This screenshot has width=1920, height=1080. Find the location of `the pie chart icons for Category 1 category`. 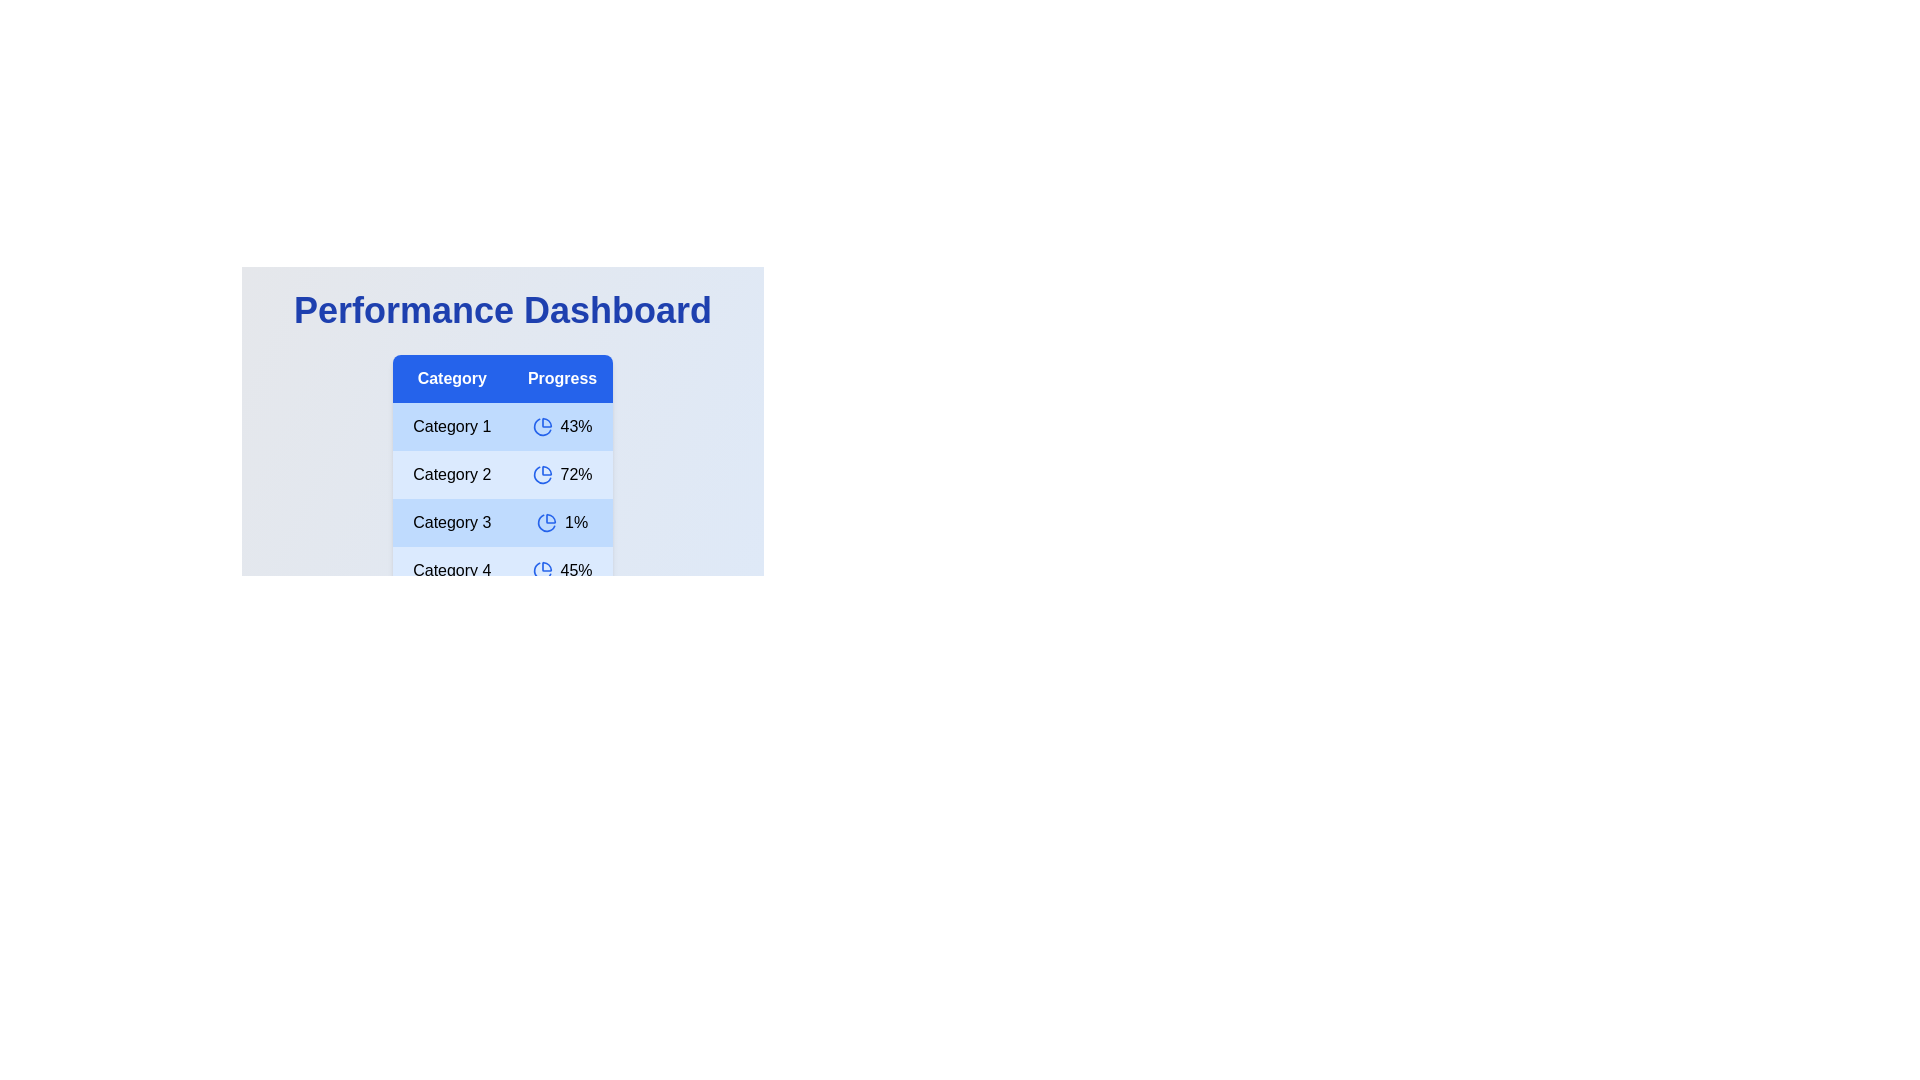

the pie chart icons for Category 1 category is located at coordinates (542, 426).